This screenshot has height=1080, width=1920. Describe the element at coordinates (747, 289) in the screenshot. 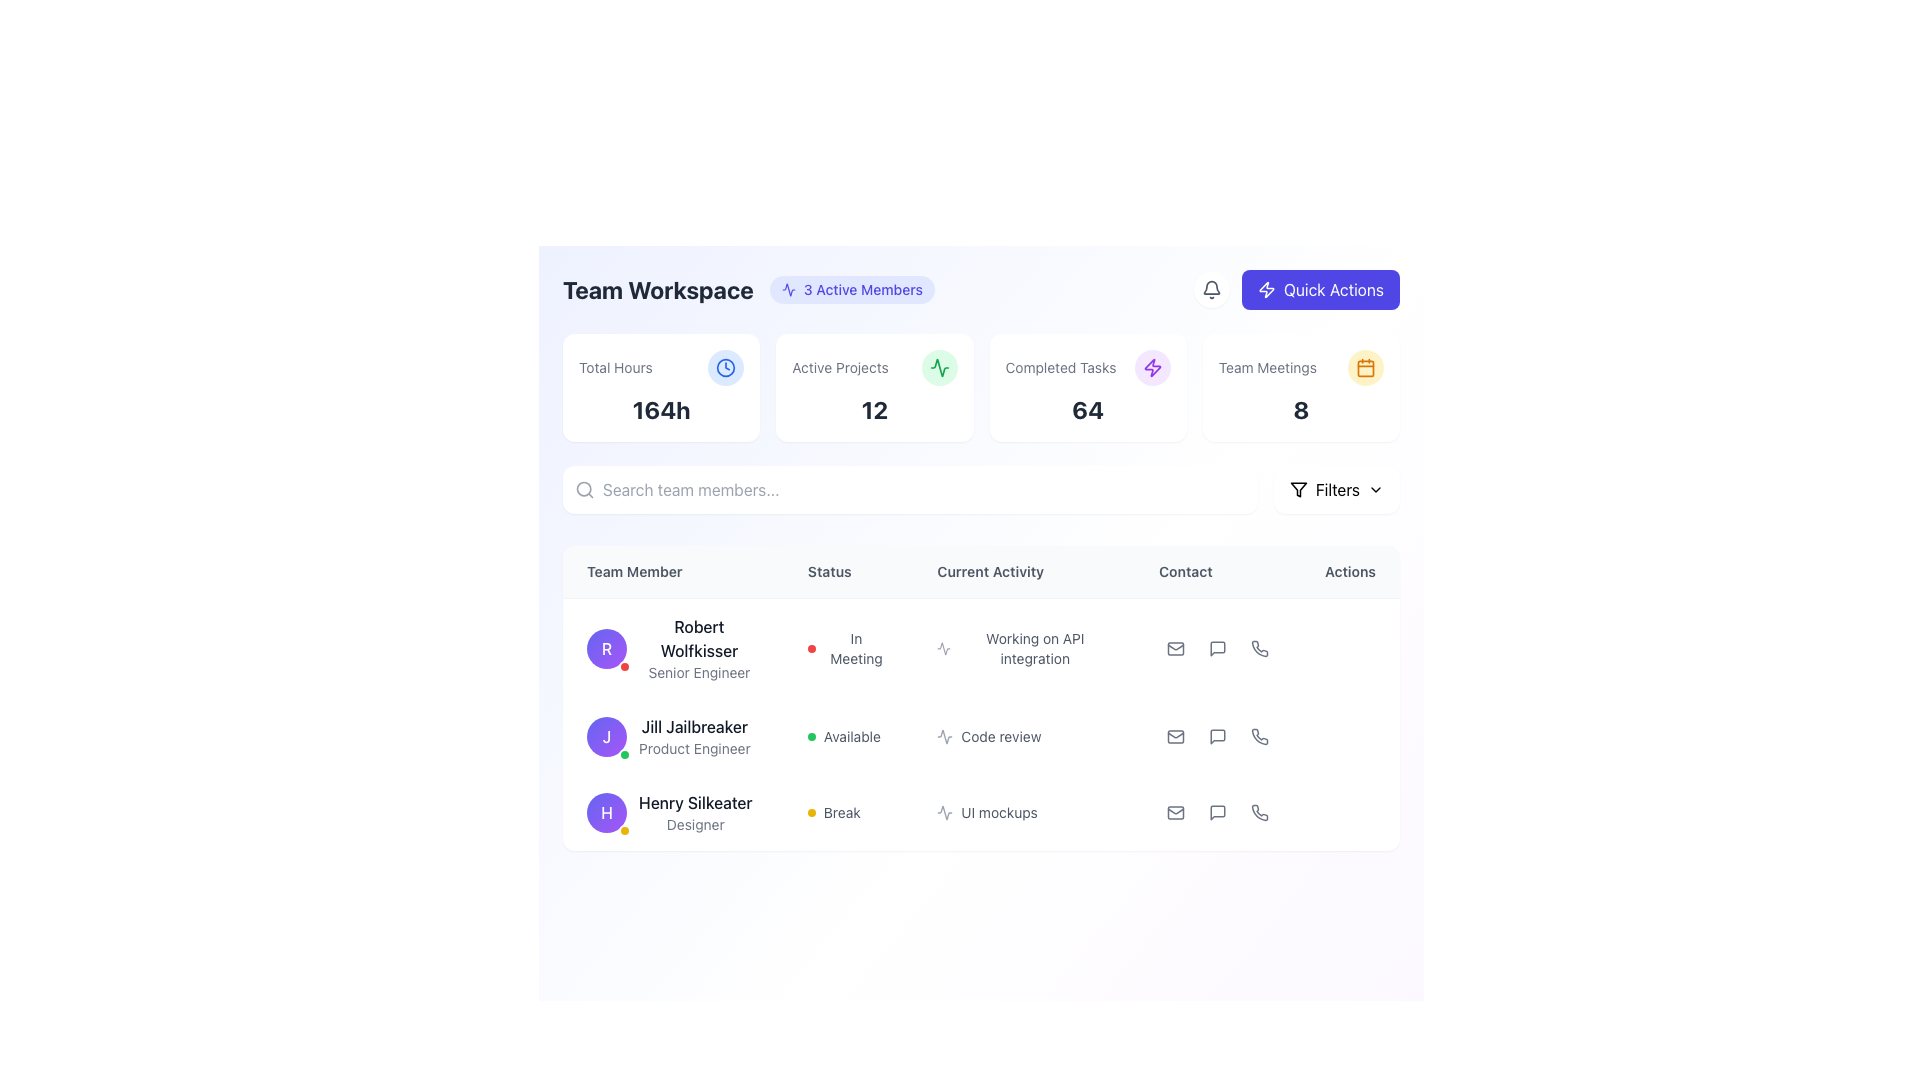

I see `the badge labeled '3 Active Members' next to the text 'Team Workspace'` at that location.